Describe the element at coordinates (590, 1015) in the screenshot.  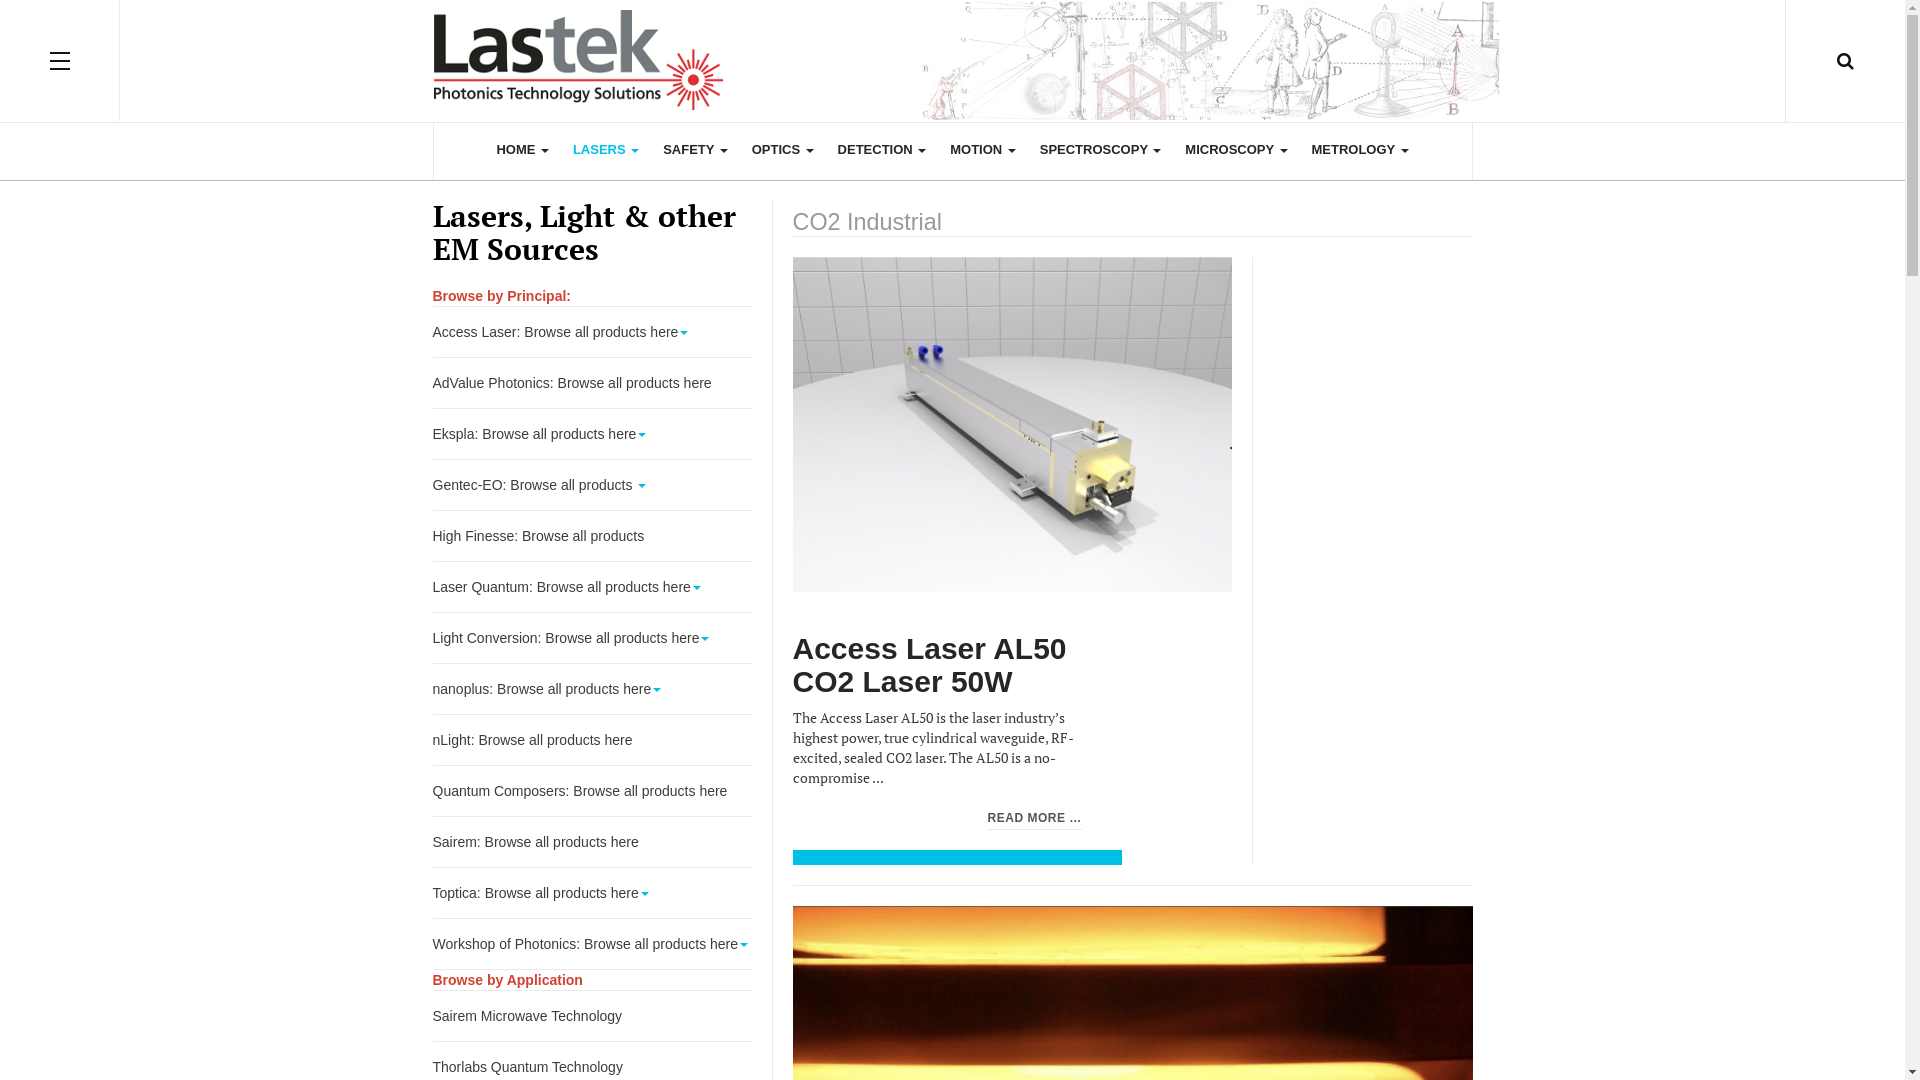
I see `'Sairem Microwave Technology'` at that location.